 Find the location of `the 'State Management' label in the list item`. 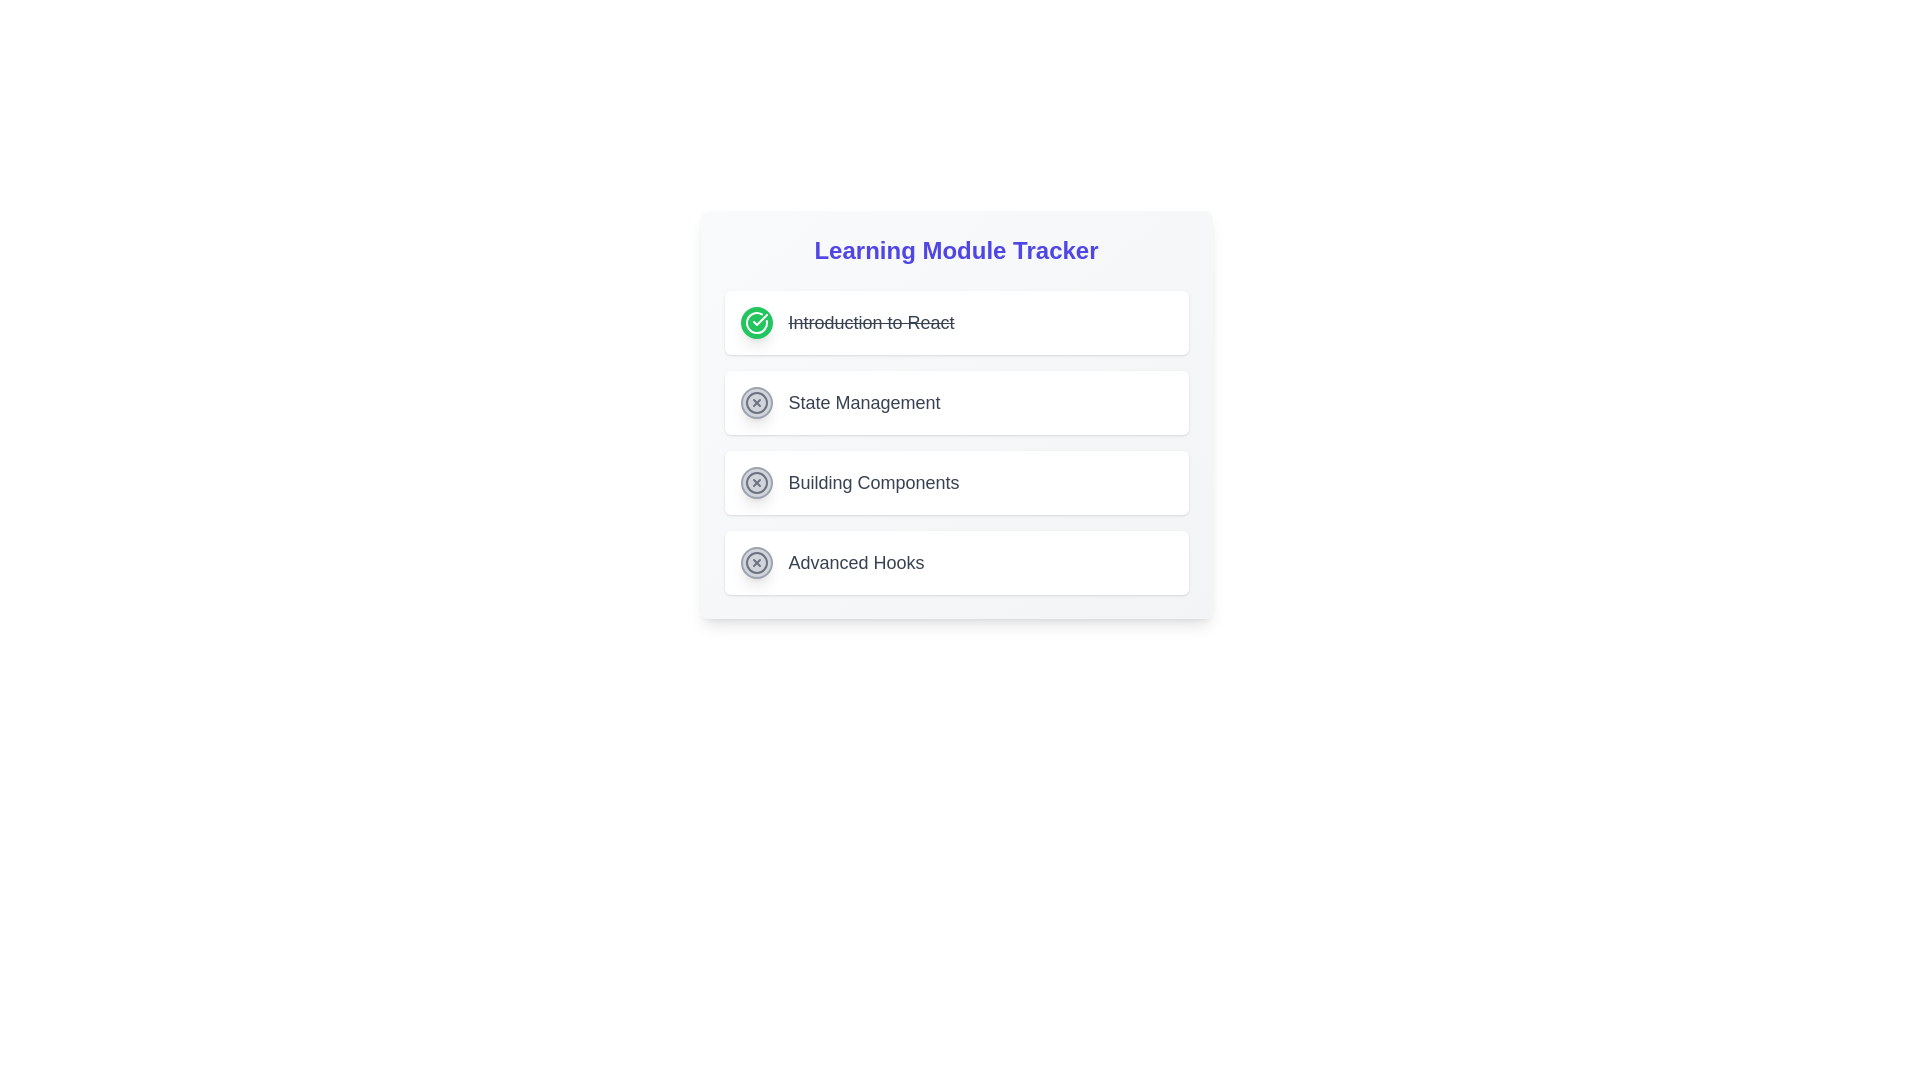

the 'State Management' label in the list item is located at coordinates (840, 402).